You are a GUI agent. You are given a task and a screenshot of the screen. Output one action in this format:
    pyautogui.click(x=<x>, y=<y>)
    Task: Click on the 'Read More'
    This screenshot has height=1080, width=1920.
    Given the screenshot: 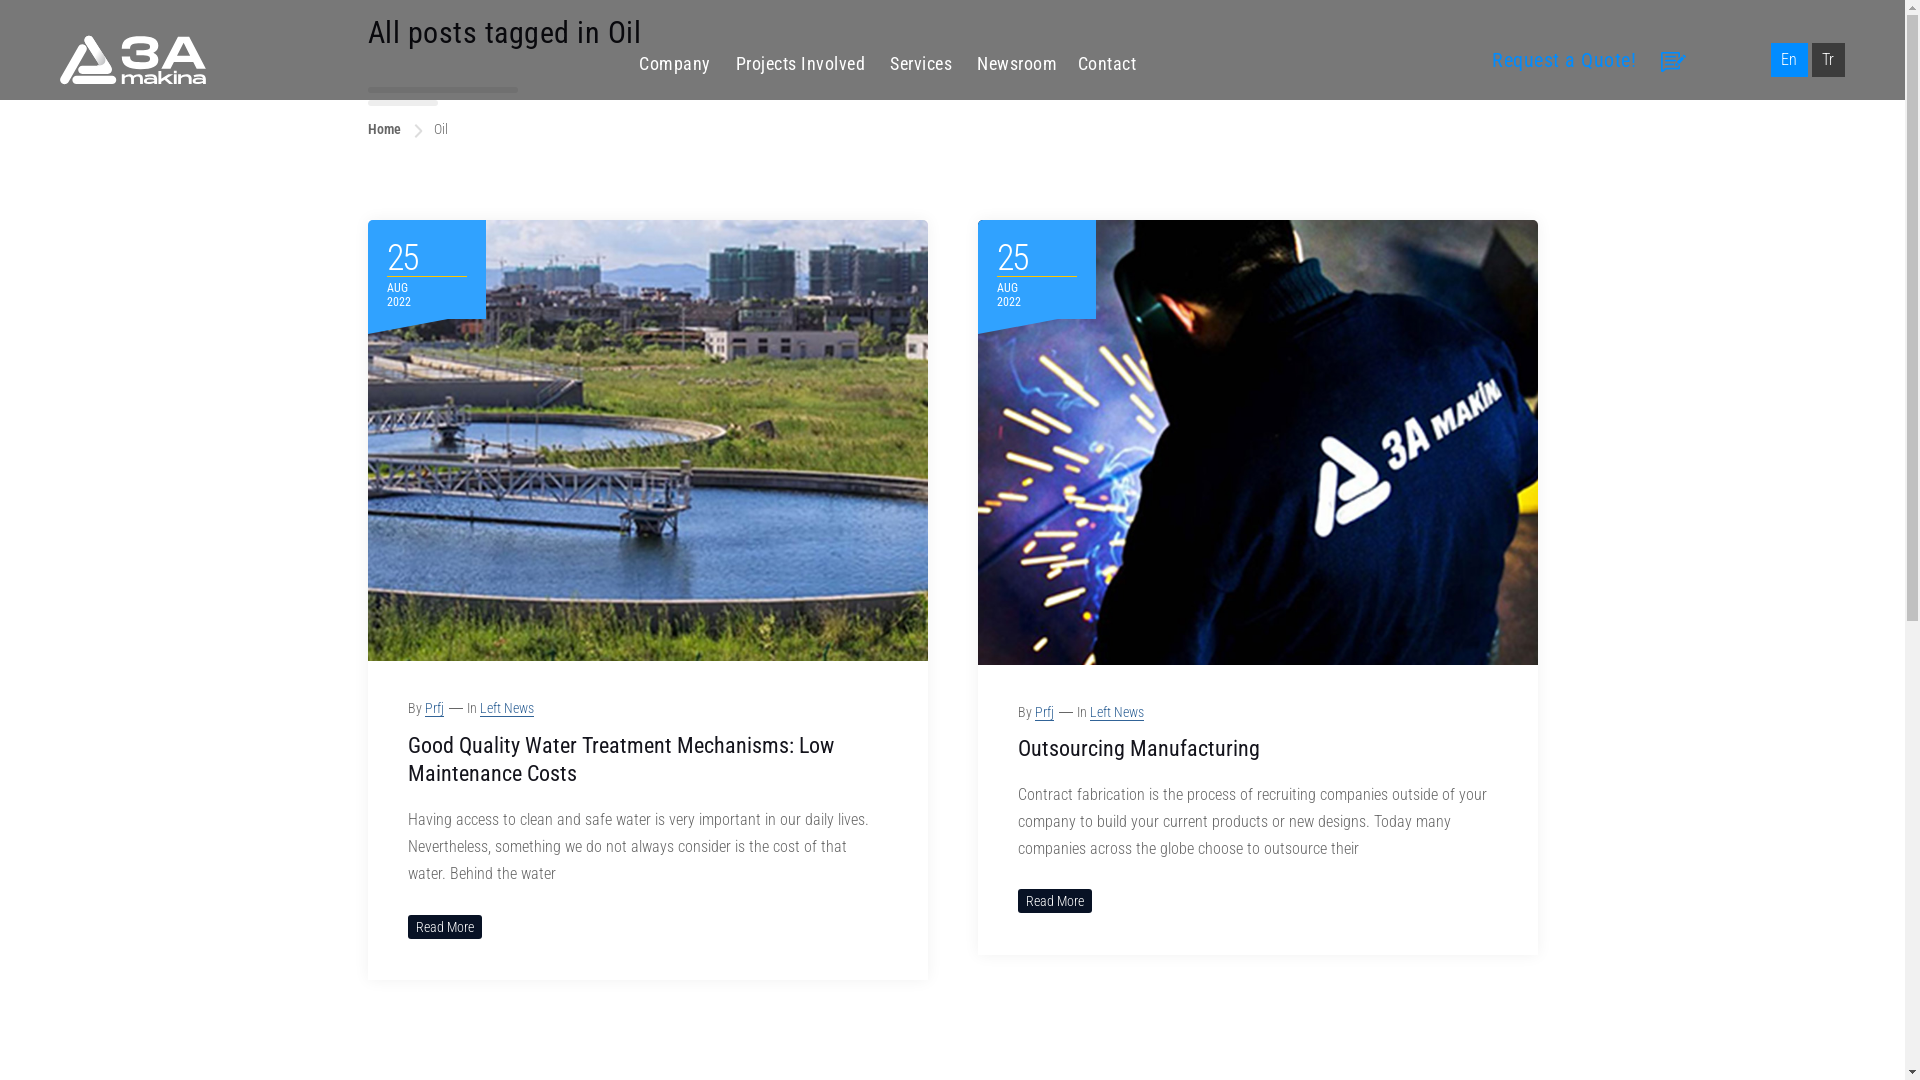 What is the action you would take?
    pyautogui.click(x=1054, y=901)
    